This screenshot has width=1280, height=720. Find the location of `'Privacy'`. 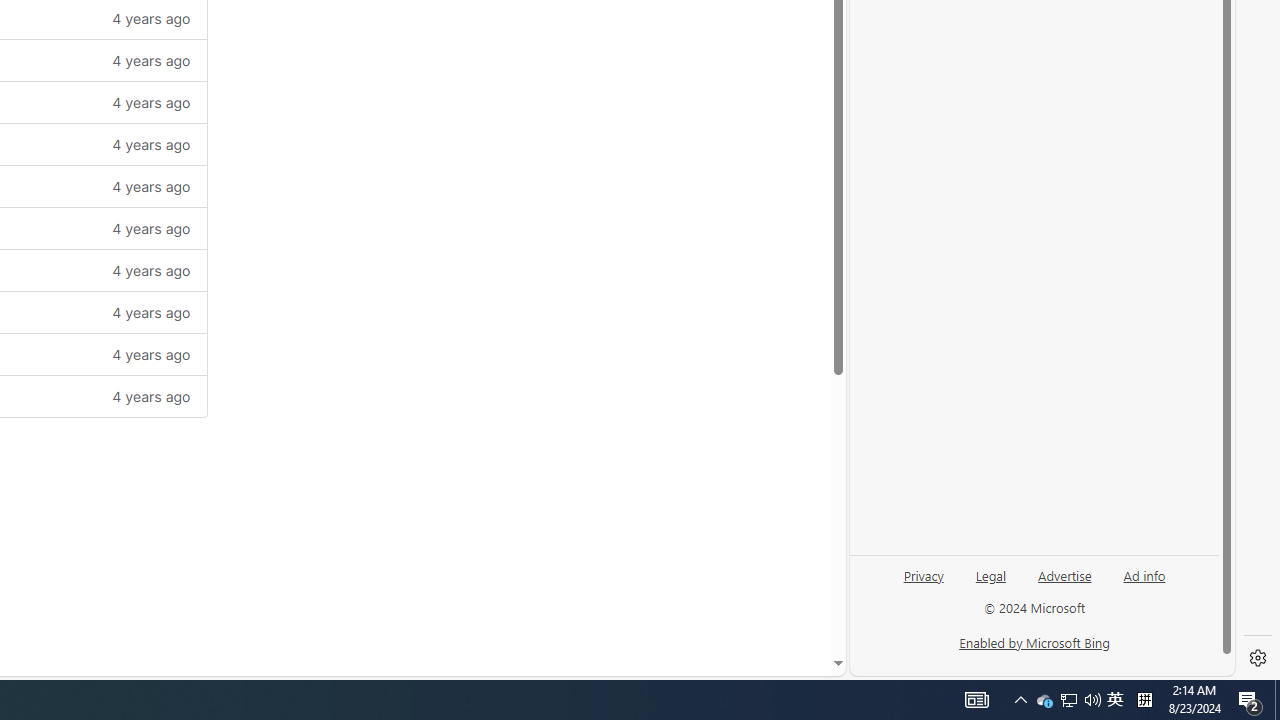

'Privacy' is located at coordinates (922, 574).